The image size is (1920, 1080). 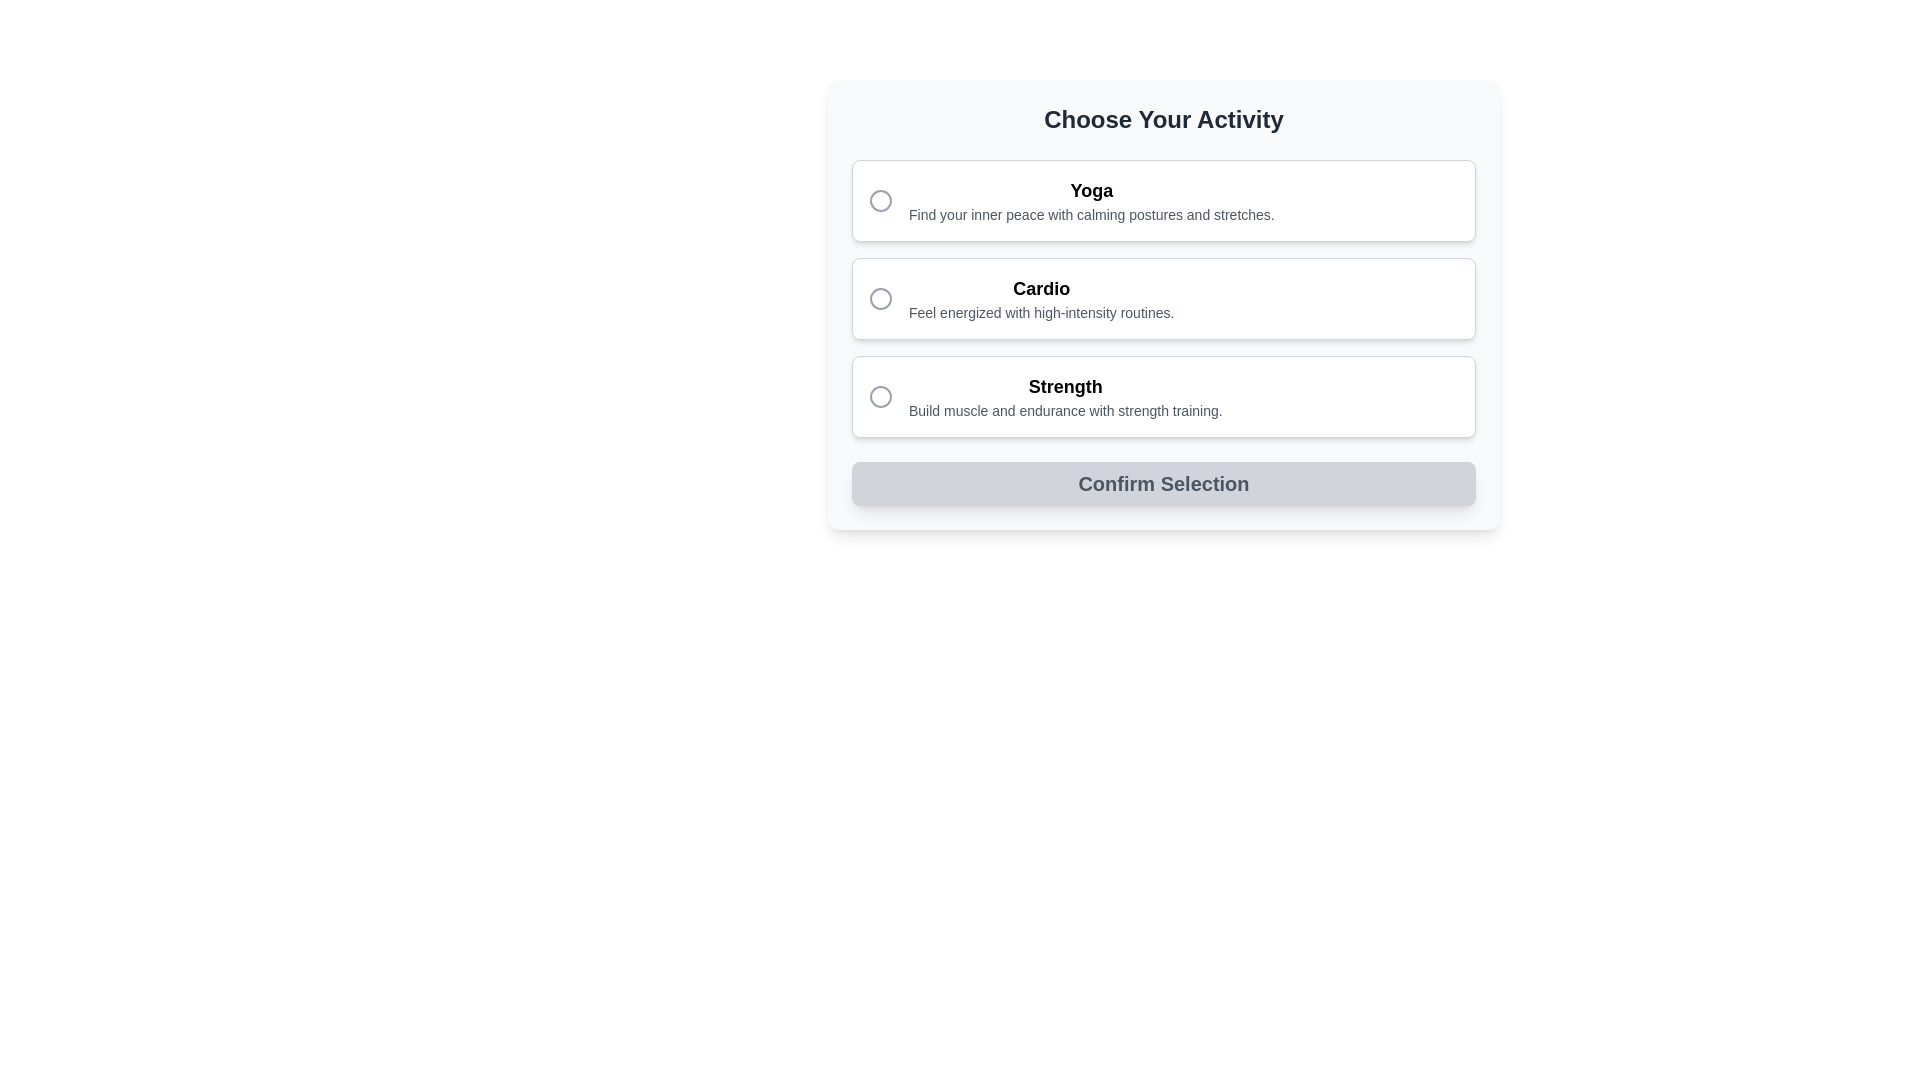 I want to click on the radio button indicator located to the left of the text 'Strength' in the third option of the vertical list for feedback, so click(x=880, y=397).